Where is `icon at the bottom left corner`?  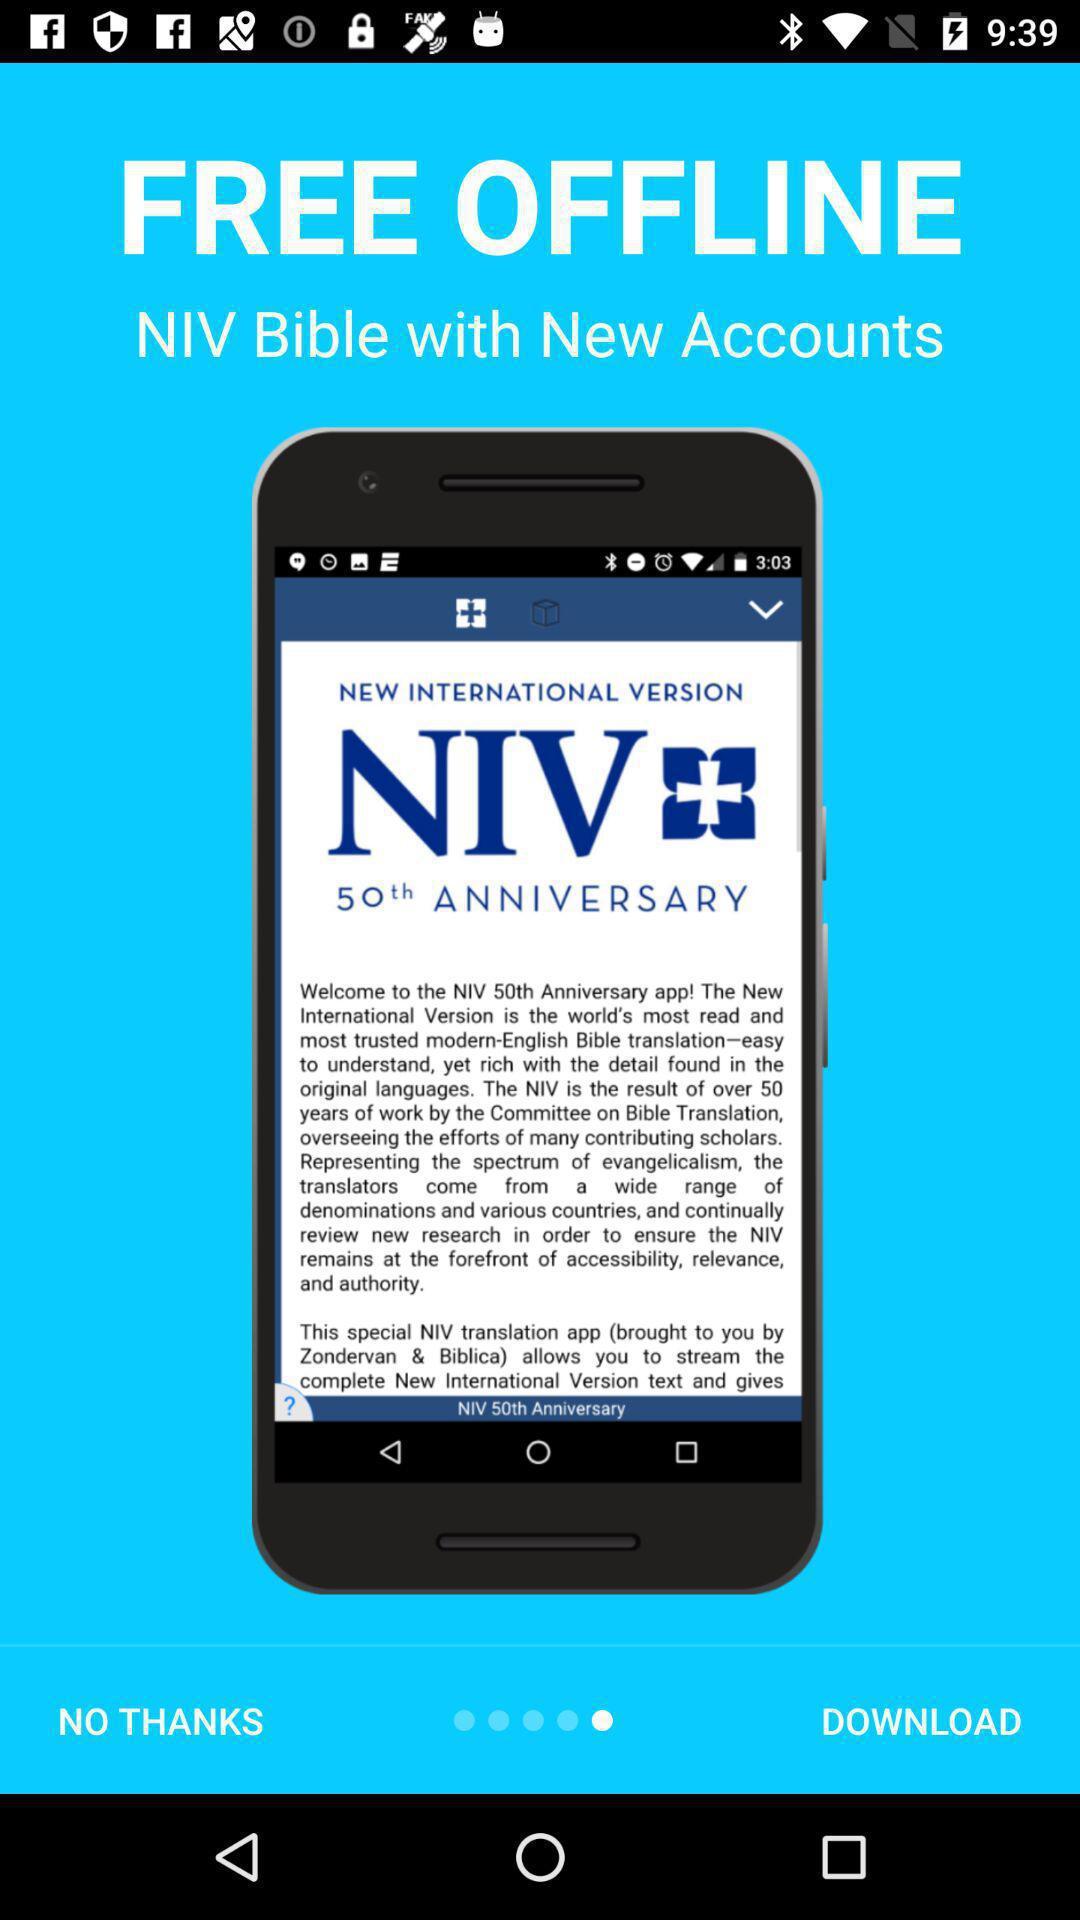 icon at the bottom left corner is located at coordinates (159, 1719).